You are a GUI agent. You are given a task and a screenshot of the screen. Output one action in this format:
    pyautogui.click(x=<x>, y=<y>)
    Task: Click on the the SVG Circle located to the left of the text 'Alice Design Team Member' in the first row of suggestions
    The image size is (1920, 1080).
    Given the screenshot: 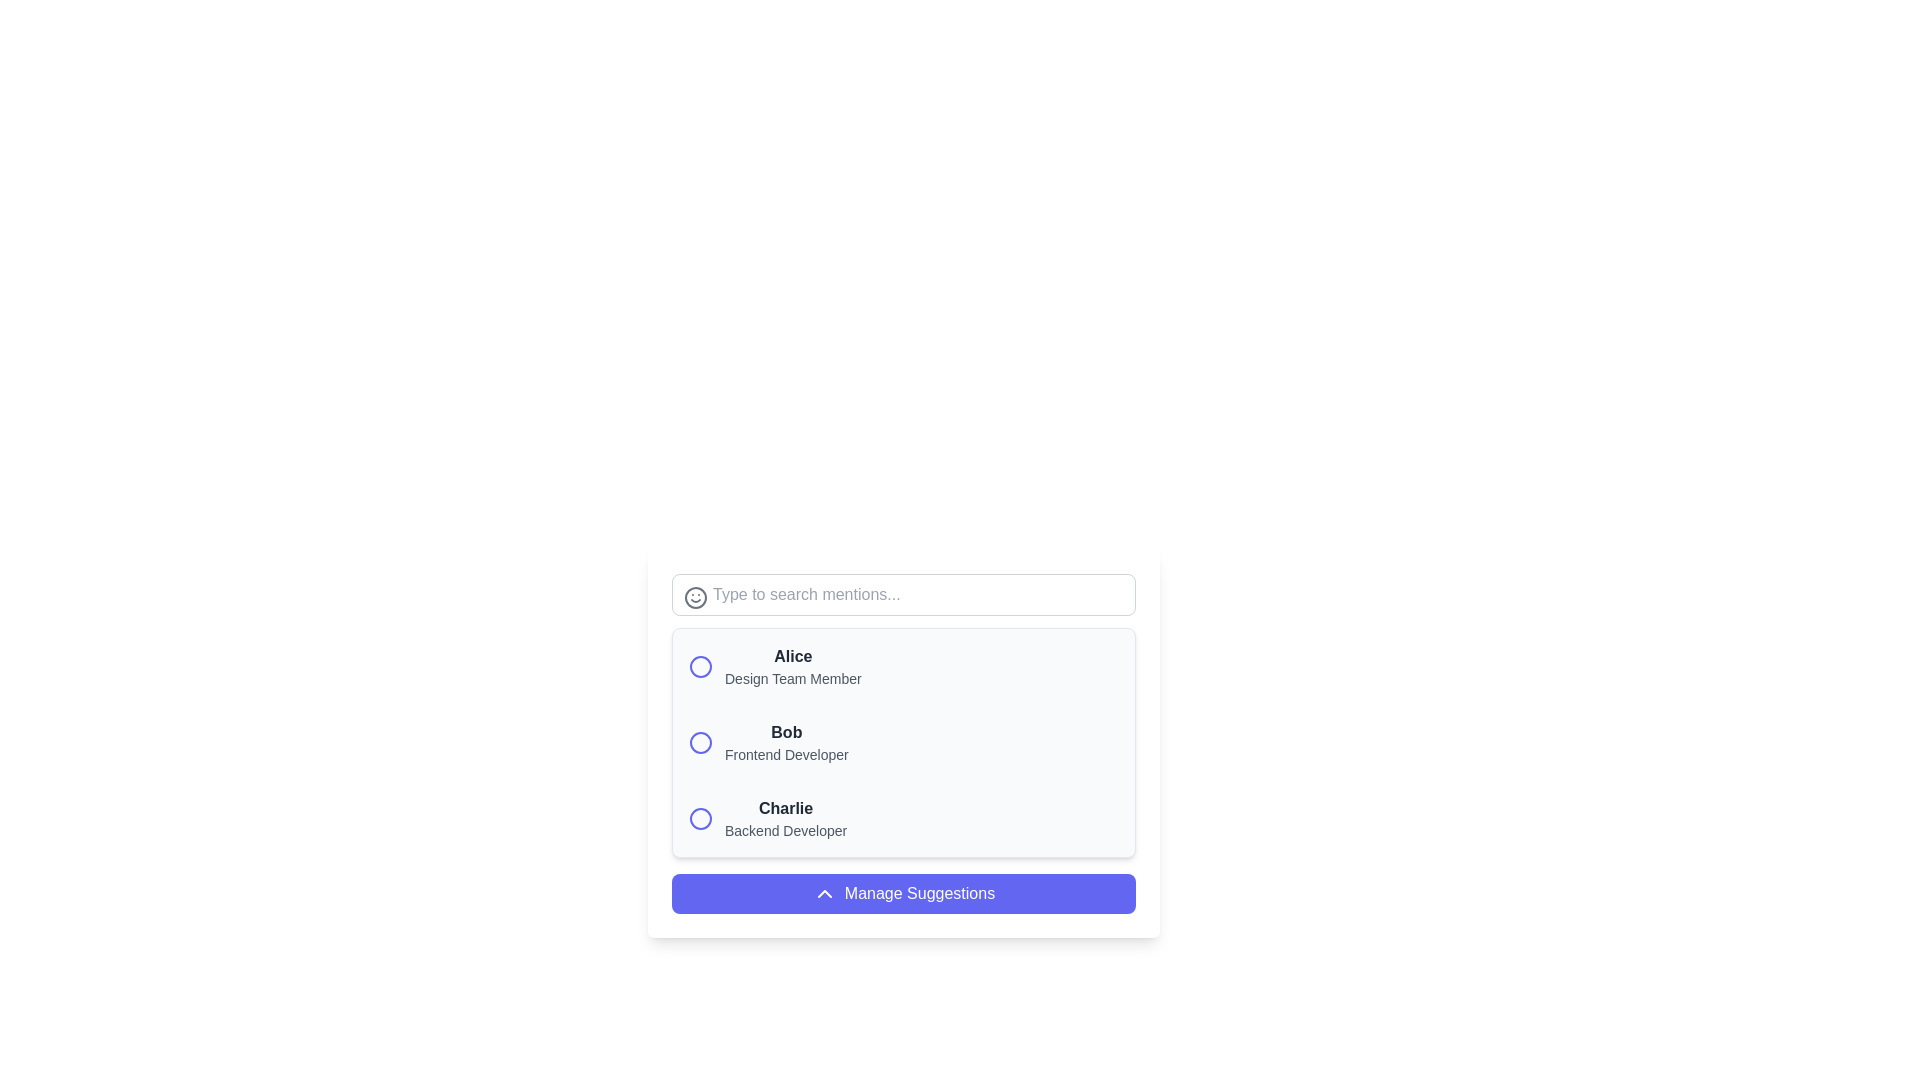 What is the action you would take?
    pyautogui.click(x=700, y=667)
    